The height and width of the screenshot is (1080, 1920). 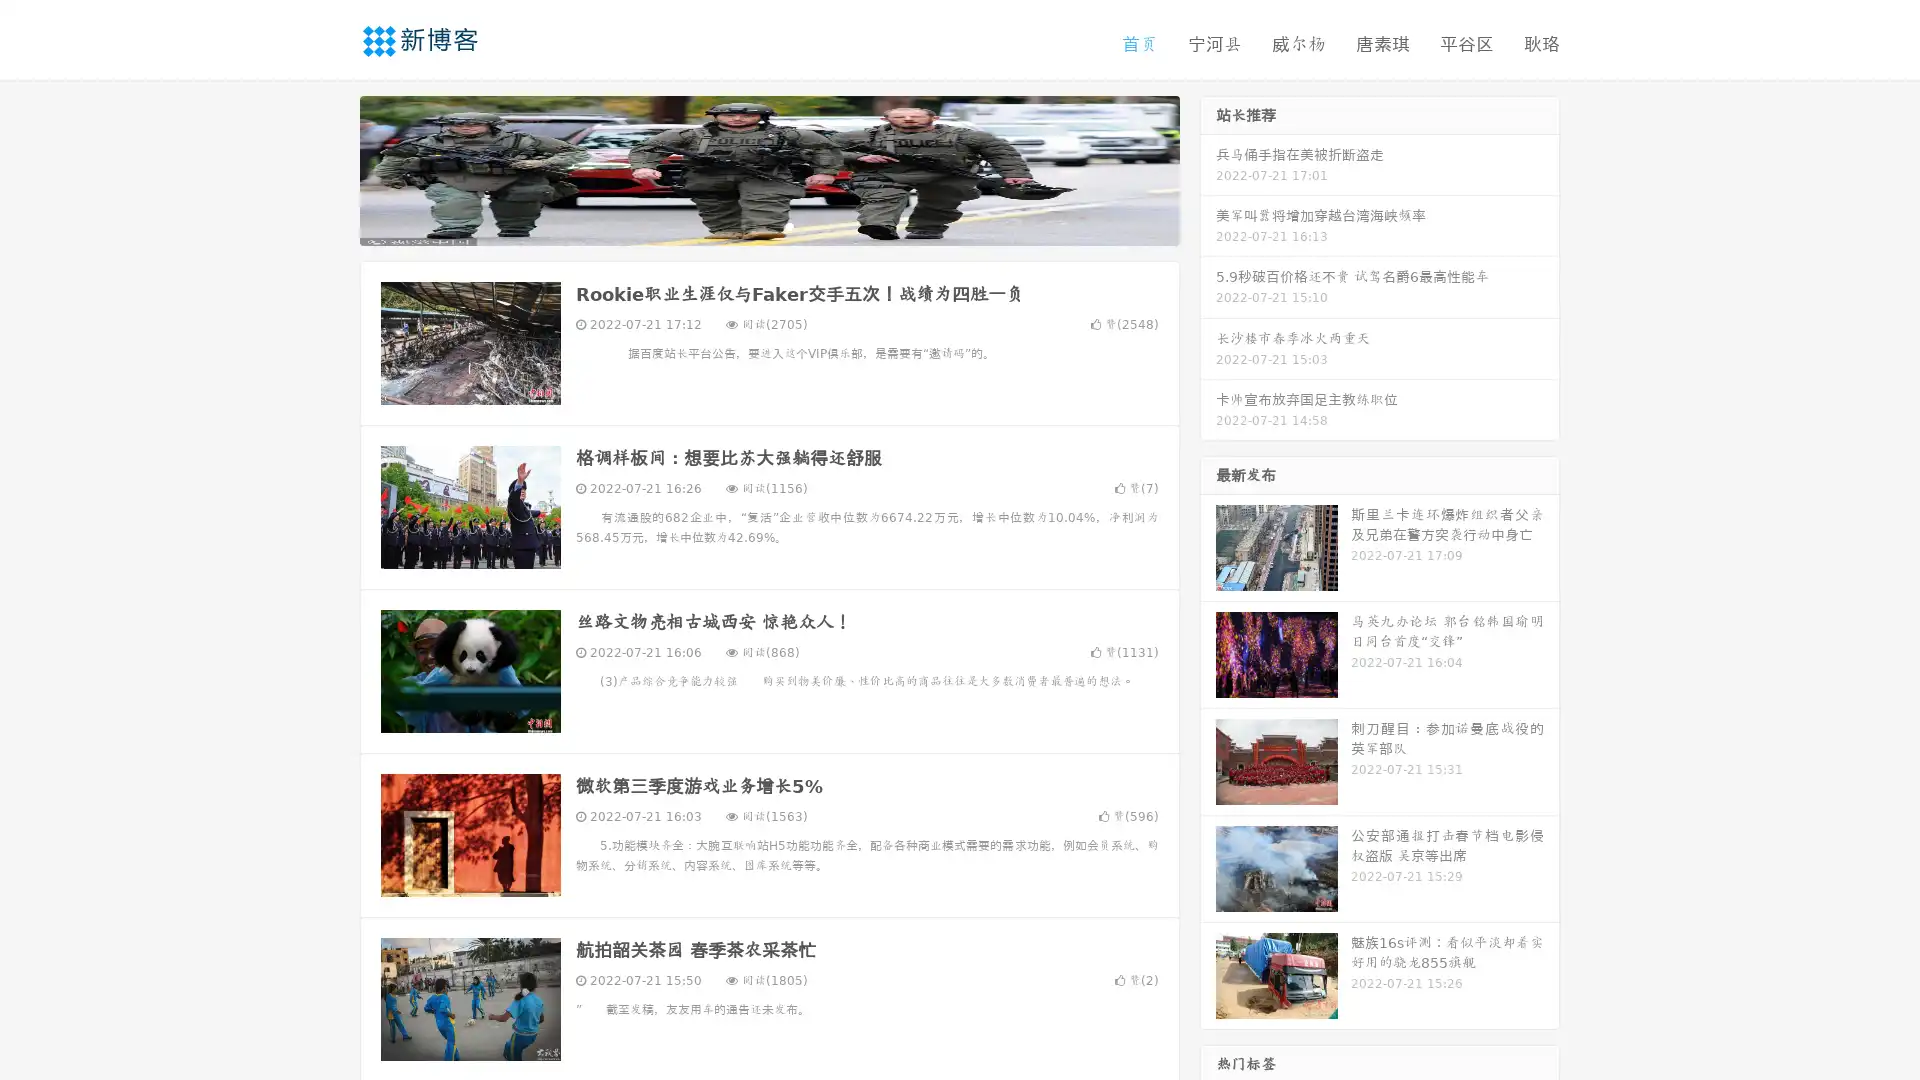 I want to click on Go to slide 3, so click(x=789, y=225).